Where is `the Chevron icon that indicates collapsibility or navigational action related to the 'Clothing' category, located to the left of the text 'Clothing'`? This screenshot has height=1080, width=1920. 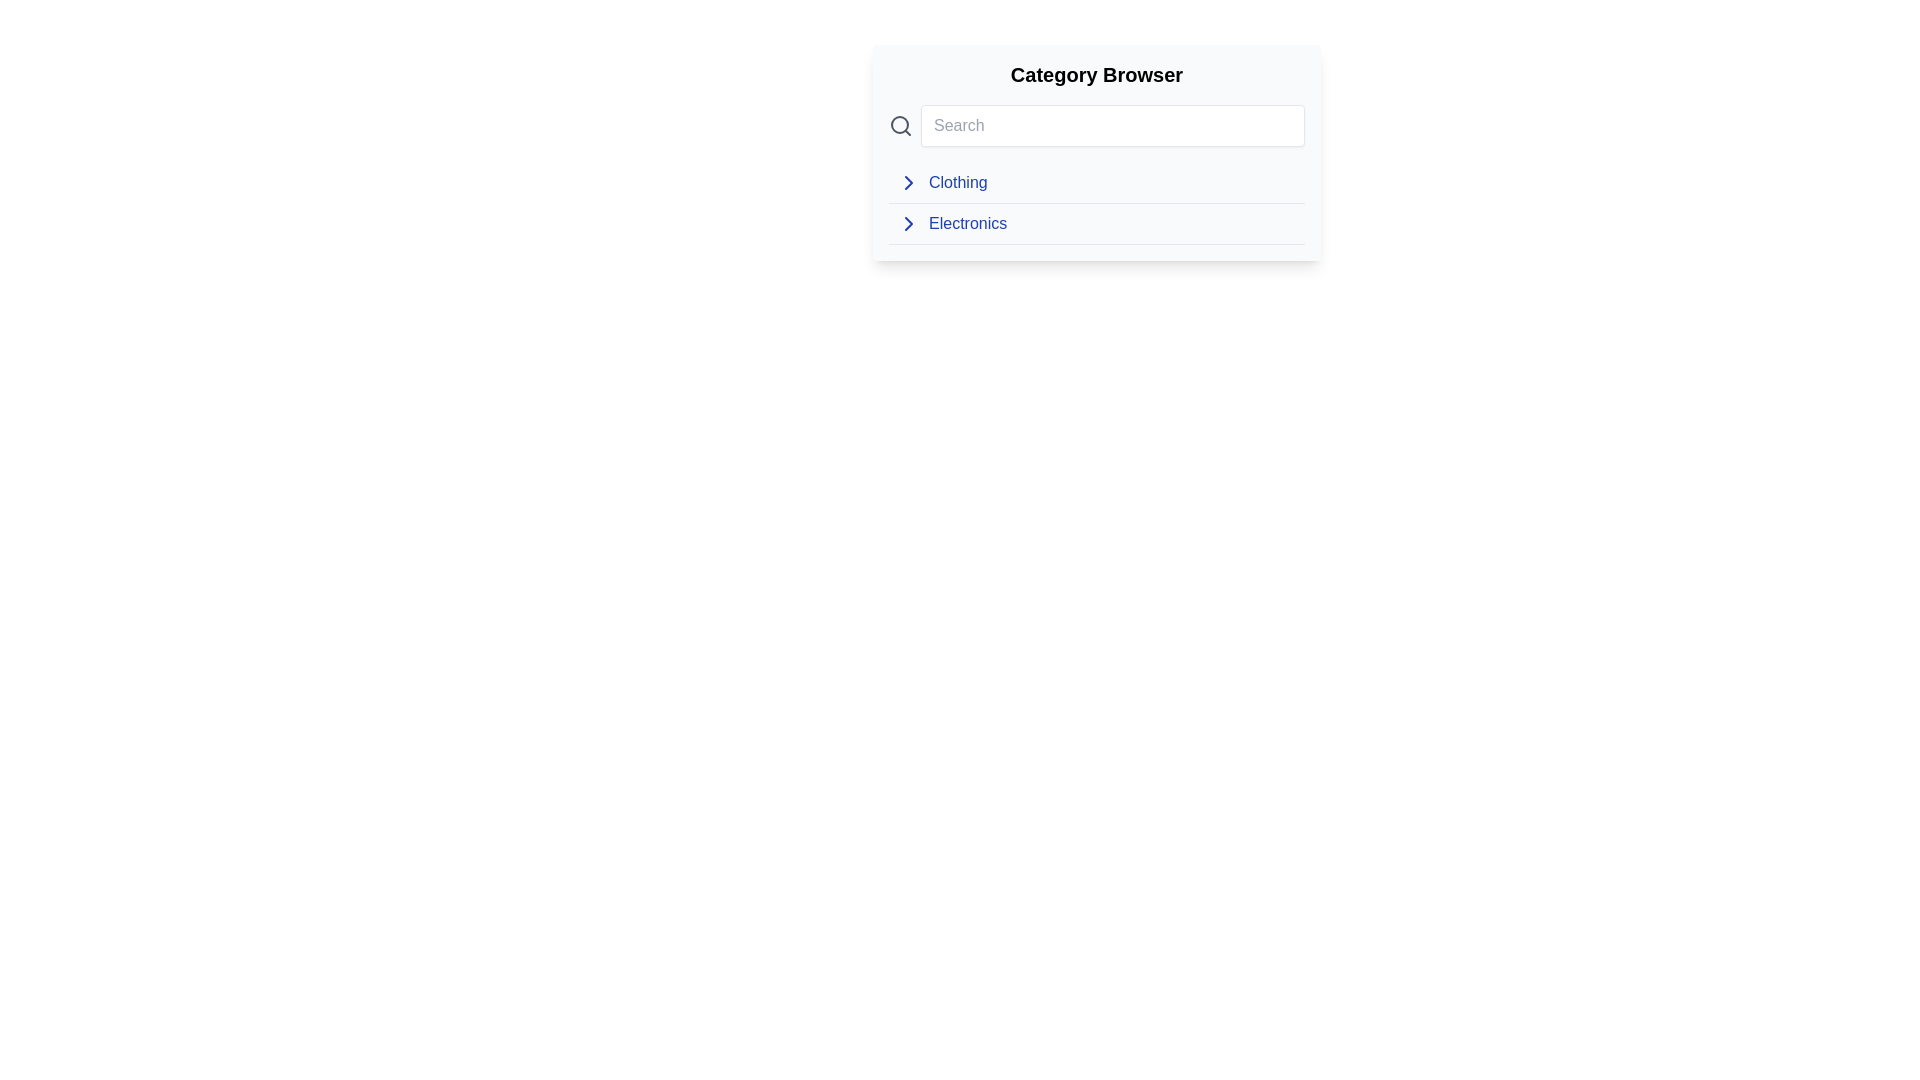 the Chevron icon that indicates collapsibility or navigational action related to the 'Clothing' category, located to the left of the text 'Clothing' is located at coordinates (907, 182).